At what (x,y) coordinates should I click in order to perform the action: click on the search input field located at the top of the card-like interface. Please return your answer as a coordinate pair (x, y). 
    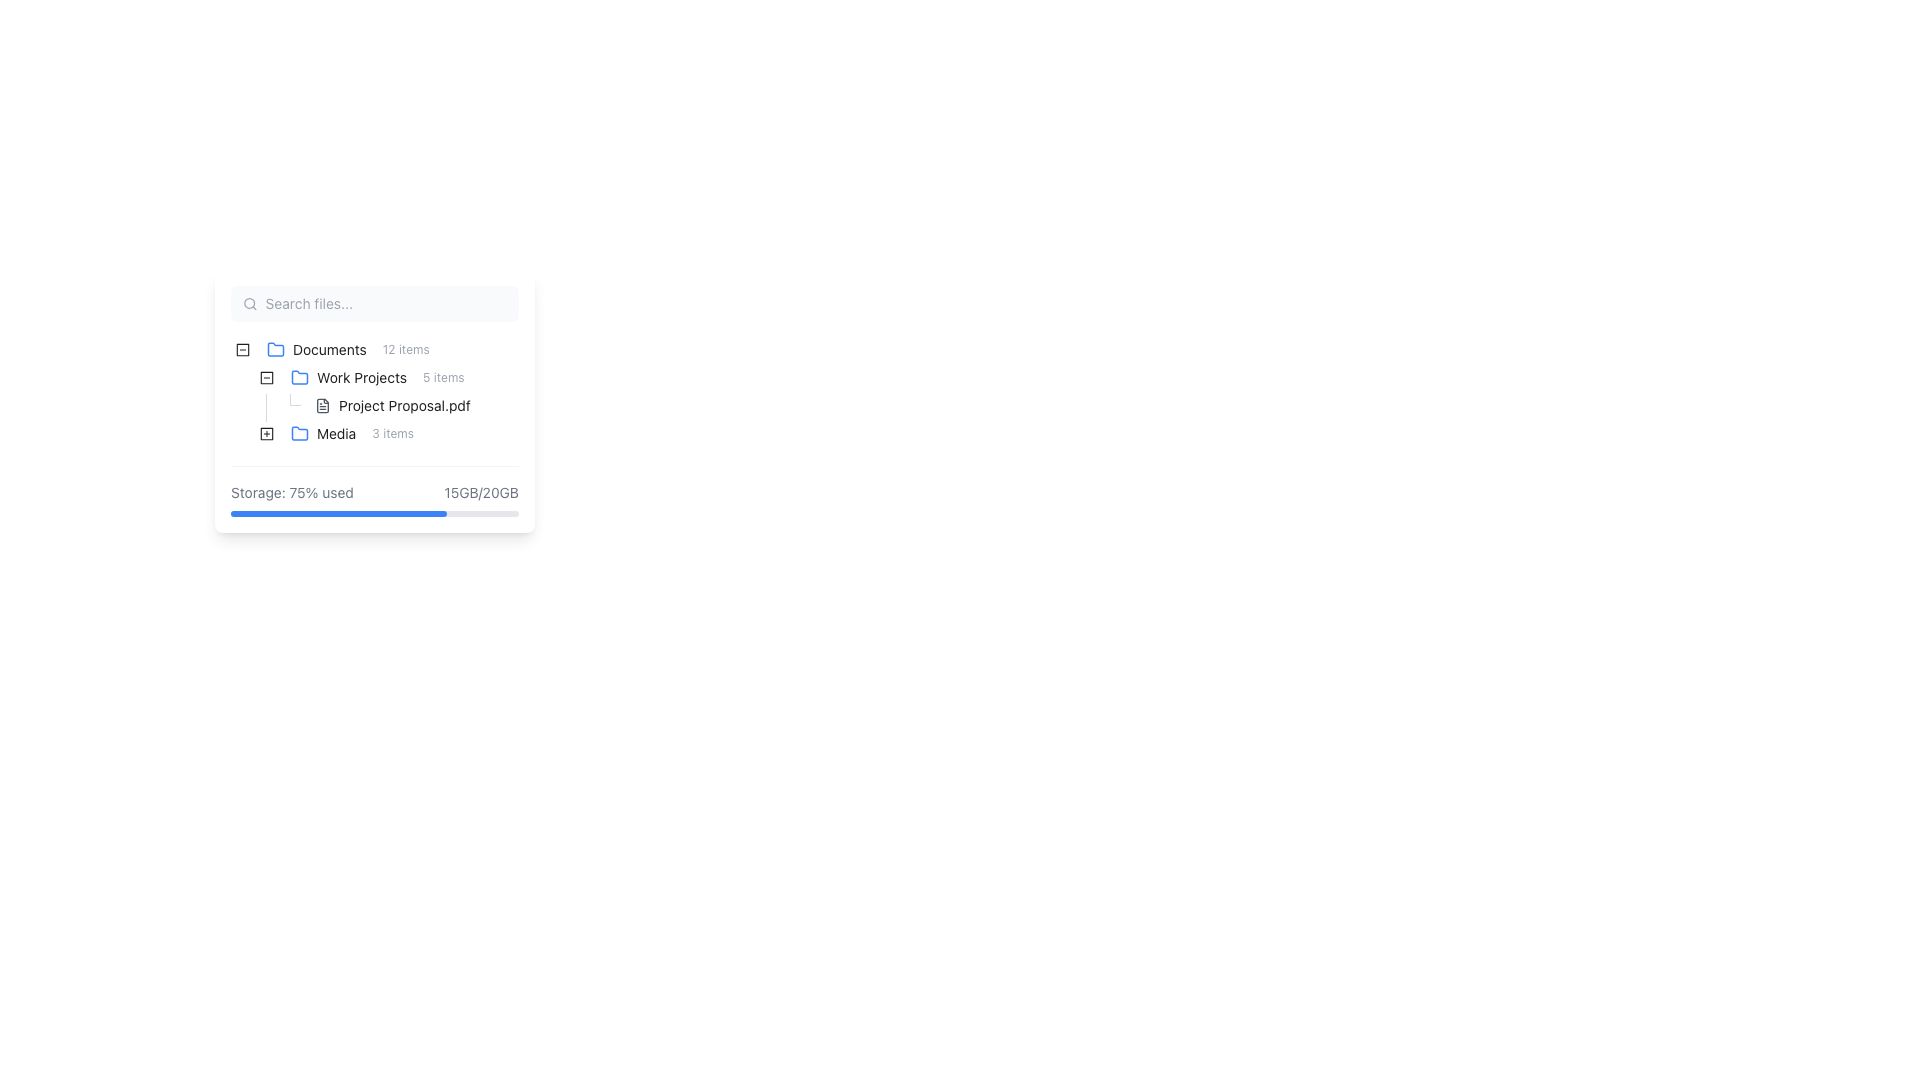
    Looking at the image, I should click on (374, 304).